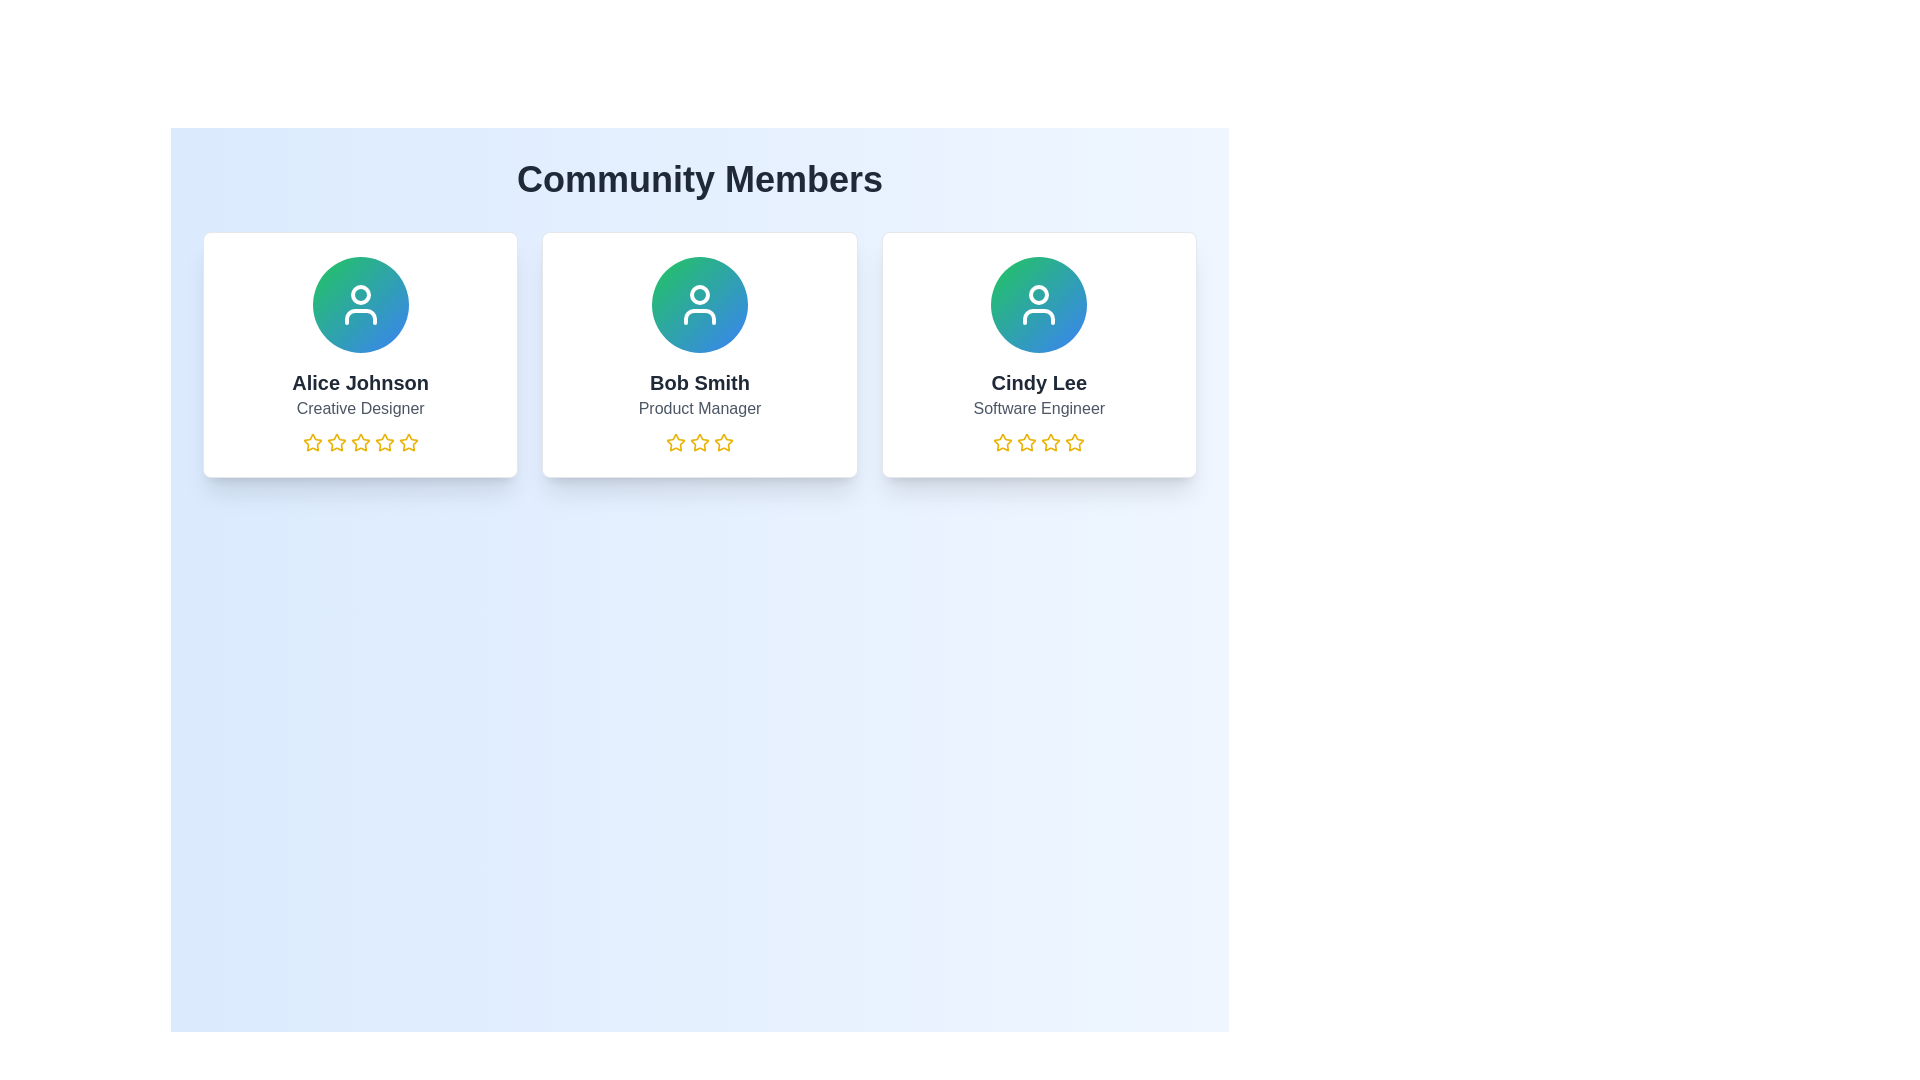 This screenshot has height=1080, width=1920. What do you see at coordinates (723, 441) in the screenshot?
I see `the third star in the row of five stars on Bob Smith's card` at bounding box center [723, 441].